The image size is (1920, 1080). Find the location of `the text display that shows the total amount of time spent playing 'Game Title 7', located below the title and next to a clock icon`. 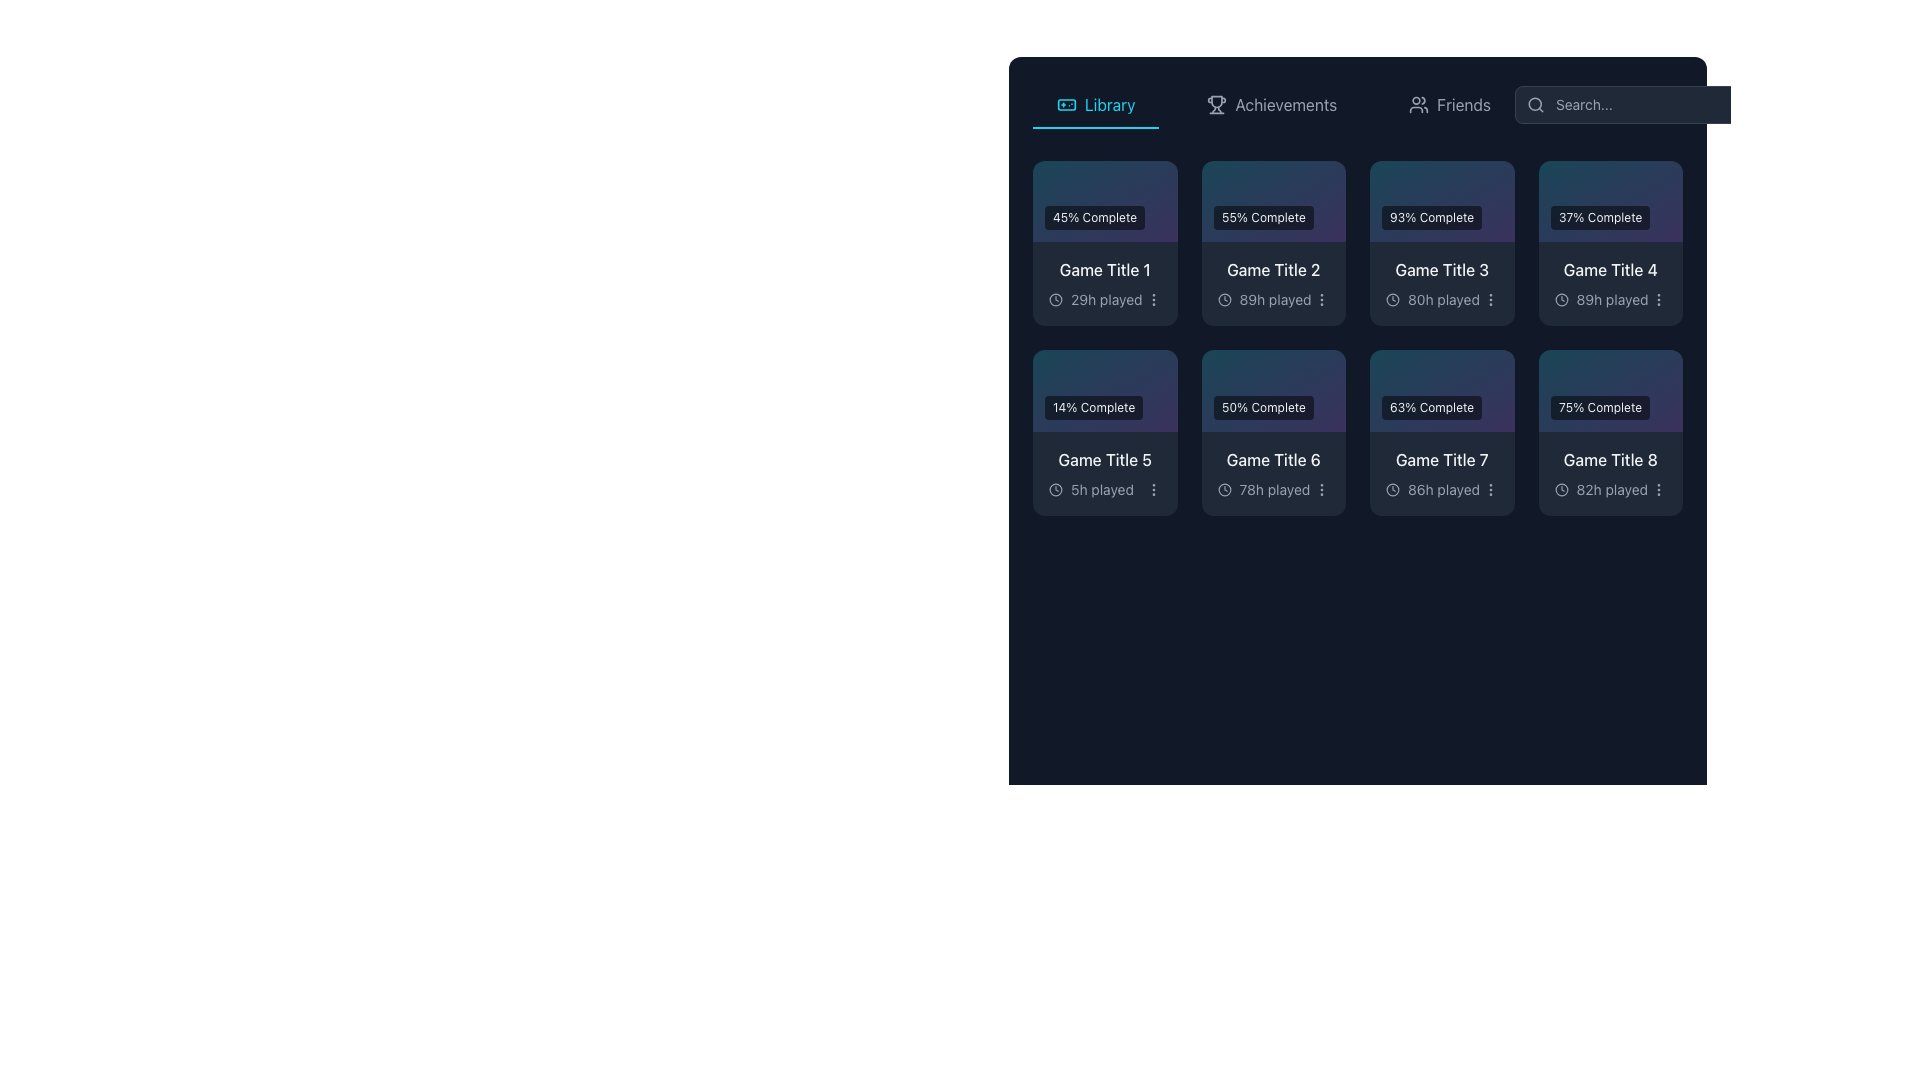

the text display that shows the total amount of time spent playing 'Game Title 7', located below the title and next to a clock icon is located at coordinates (1444, 489).